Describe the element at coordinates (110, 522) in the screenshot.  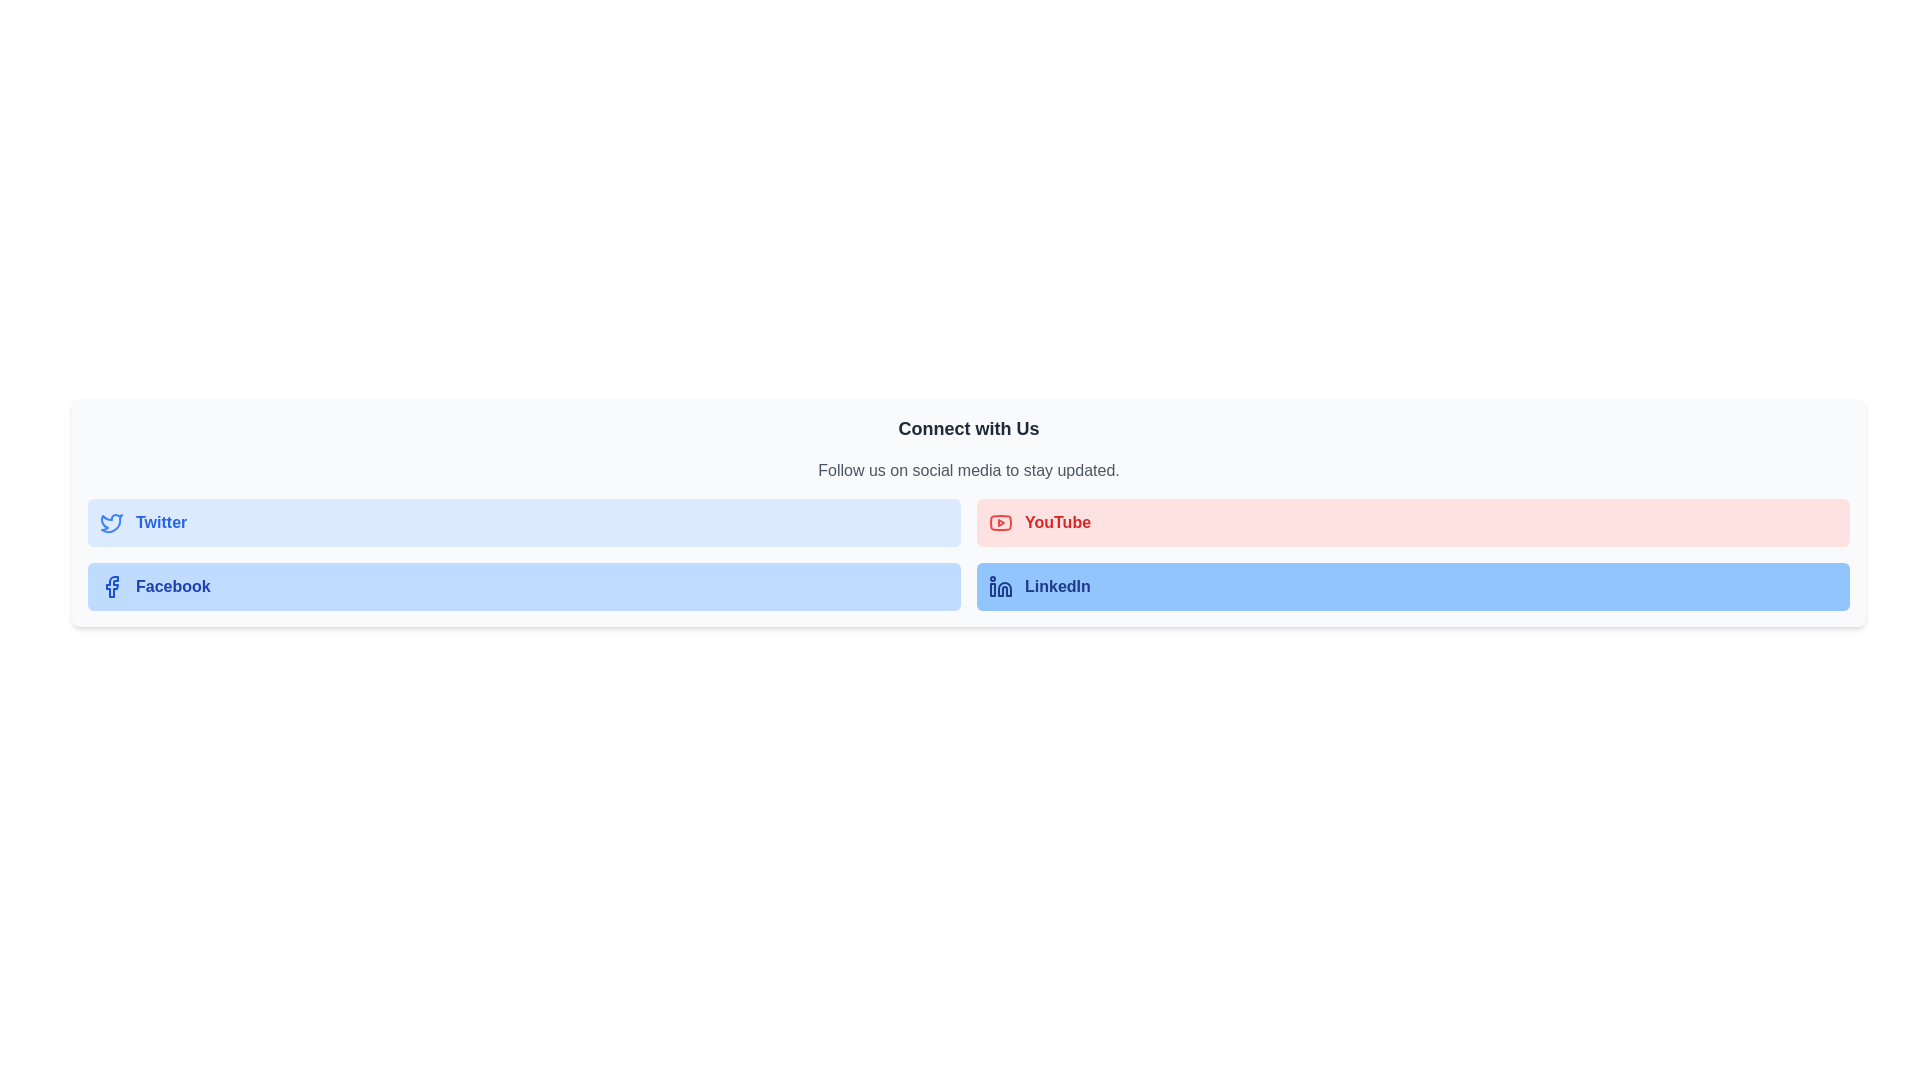
I see `the Twitter icon, which is a blue bird silhouette located on the left side of the button labeled 'Twitter' in the 'Connect with Us' section` at that location.